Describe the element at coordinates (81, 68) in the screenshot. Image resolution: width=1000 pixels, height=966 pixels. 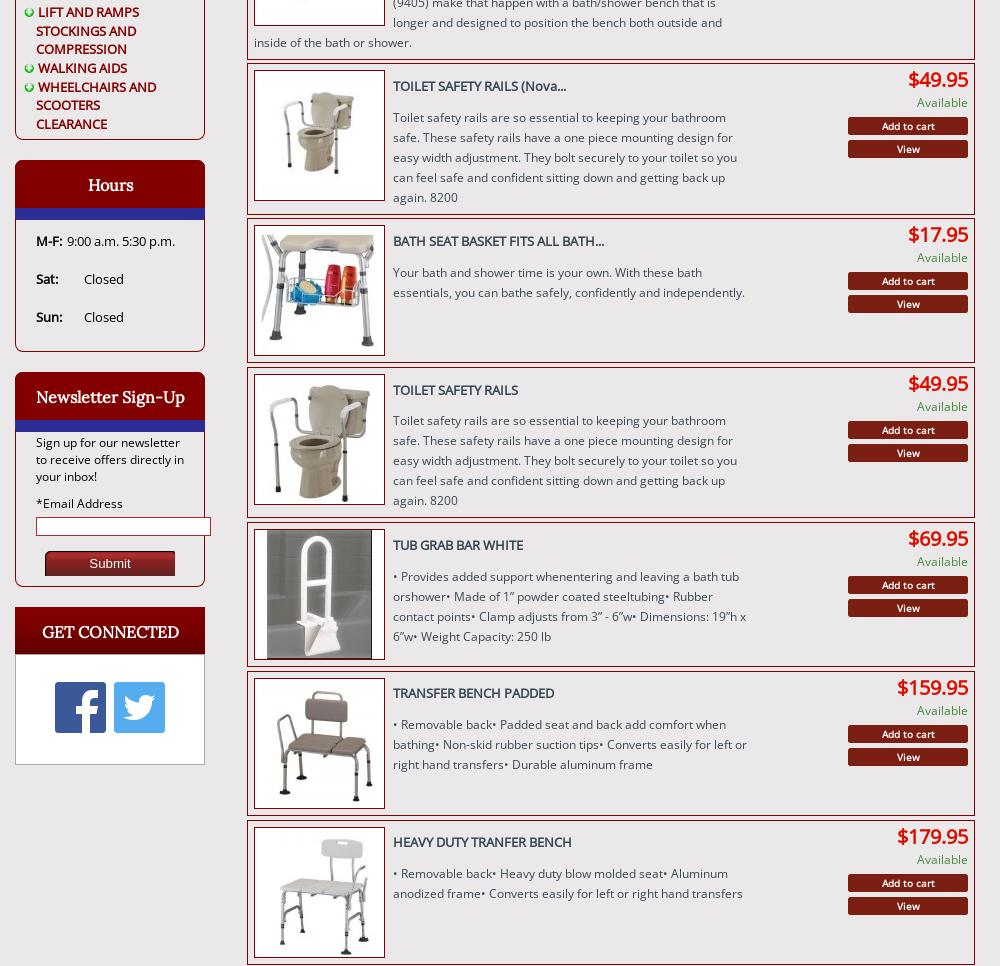
I see `'WALKING AIDS'` at that location.